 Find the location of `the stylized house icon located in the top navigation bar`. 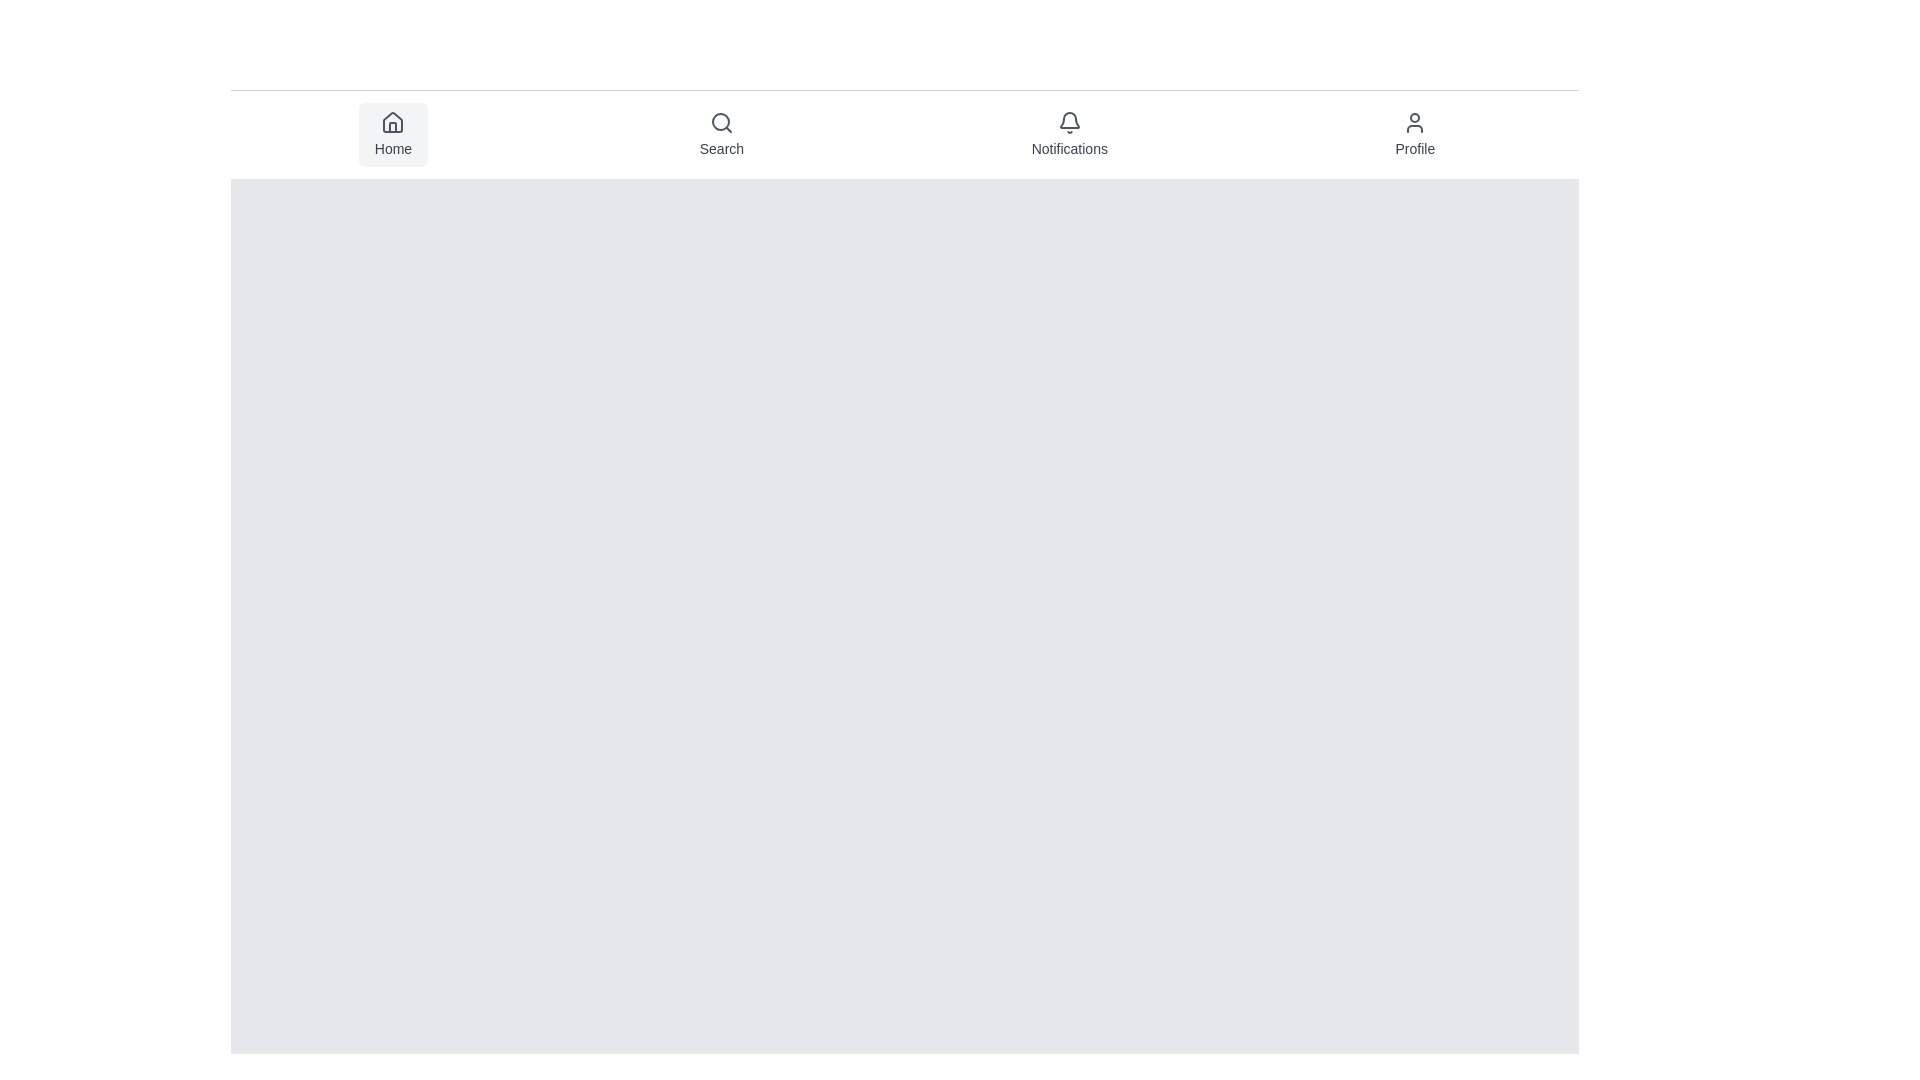

the stylized house icon located in the top navigation bar is located at coordinates (393, 122).